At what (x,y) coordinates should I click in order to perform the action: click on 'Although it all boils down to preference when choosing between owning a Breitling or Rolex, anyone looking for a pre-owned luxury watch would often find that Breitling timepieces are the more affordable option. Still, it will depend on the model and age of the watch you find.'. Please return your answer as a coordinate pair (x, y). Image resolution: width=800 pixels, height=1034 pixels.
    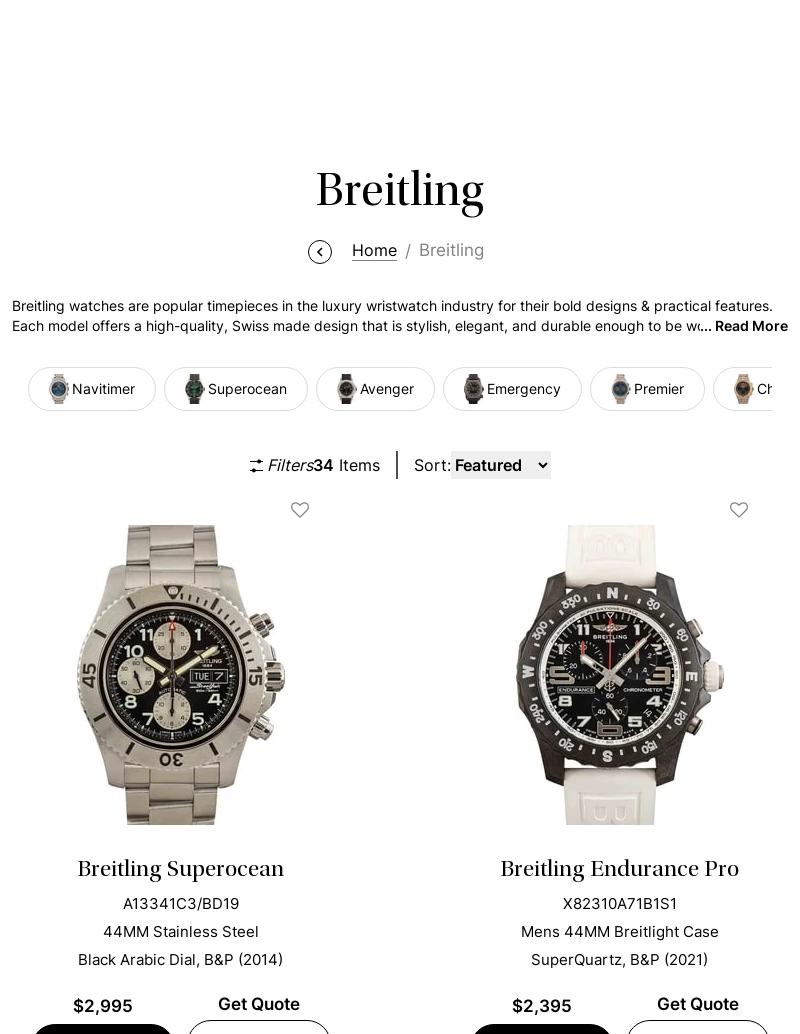
    Looking at the image, I should click on (395, 148).